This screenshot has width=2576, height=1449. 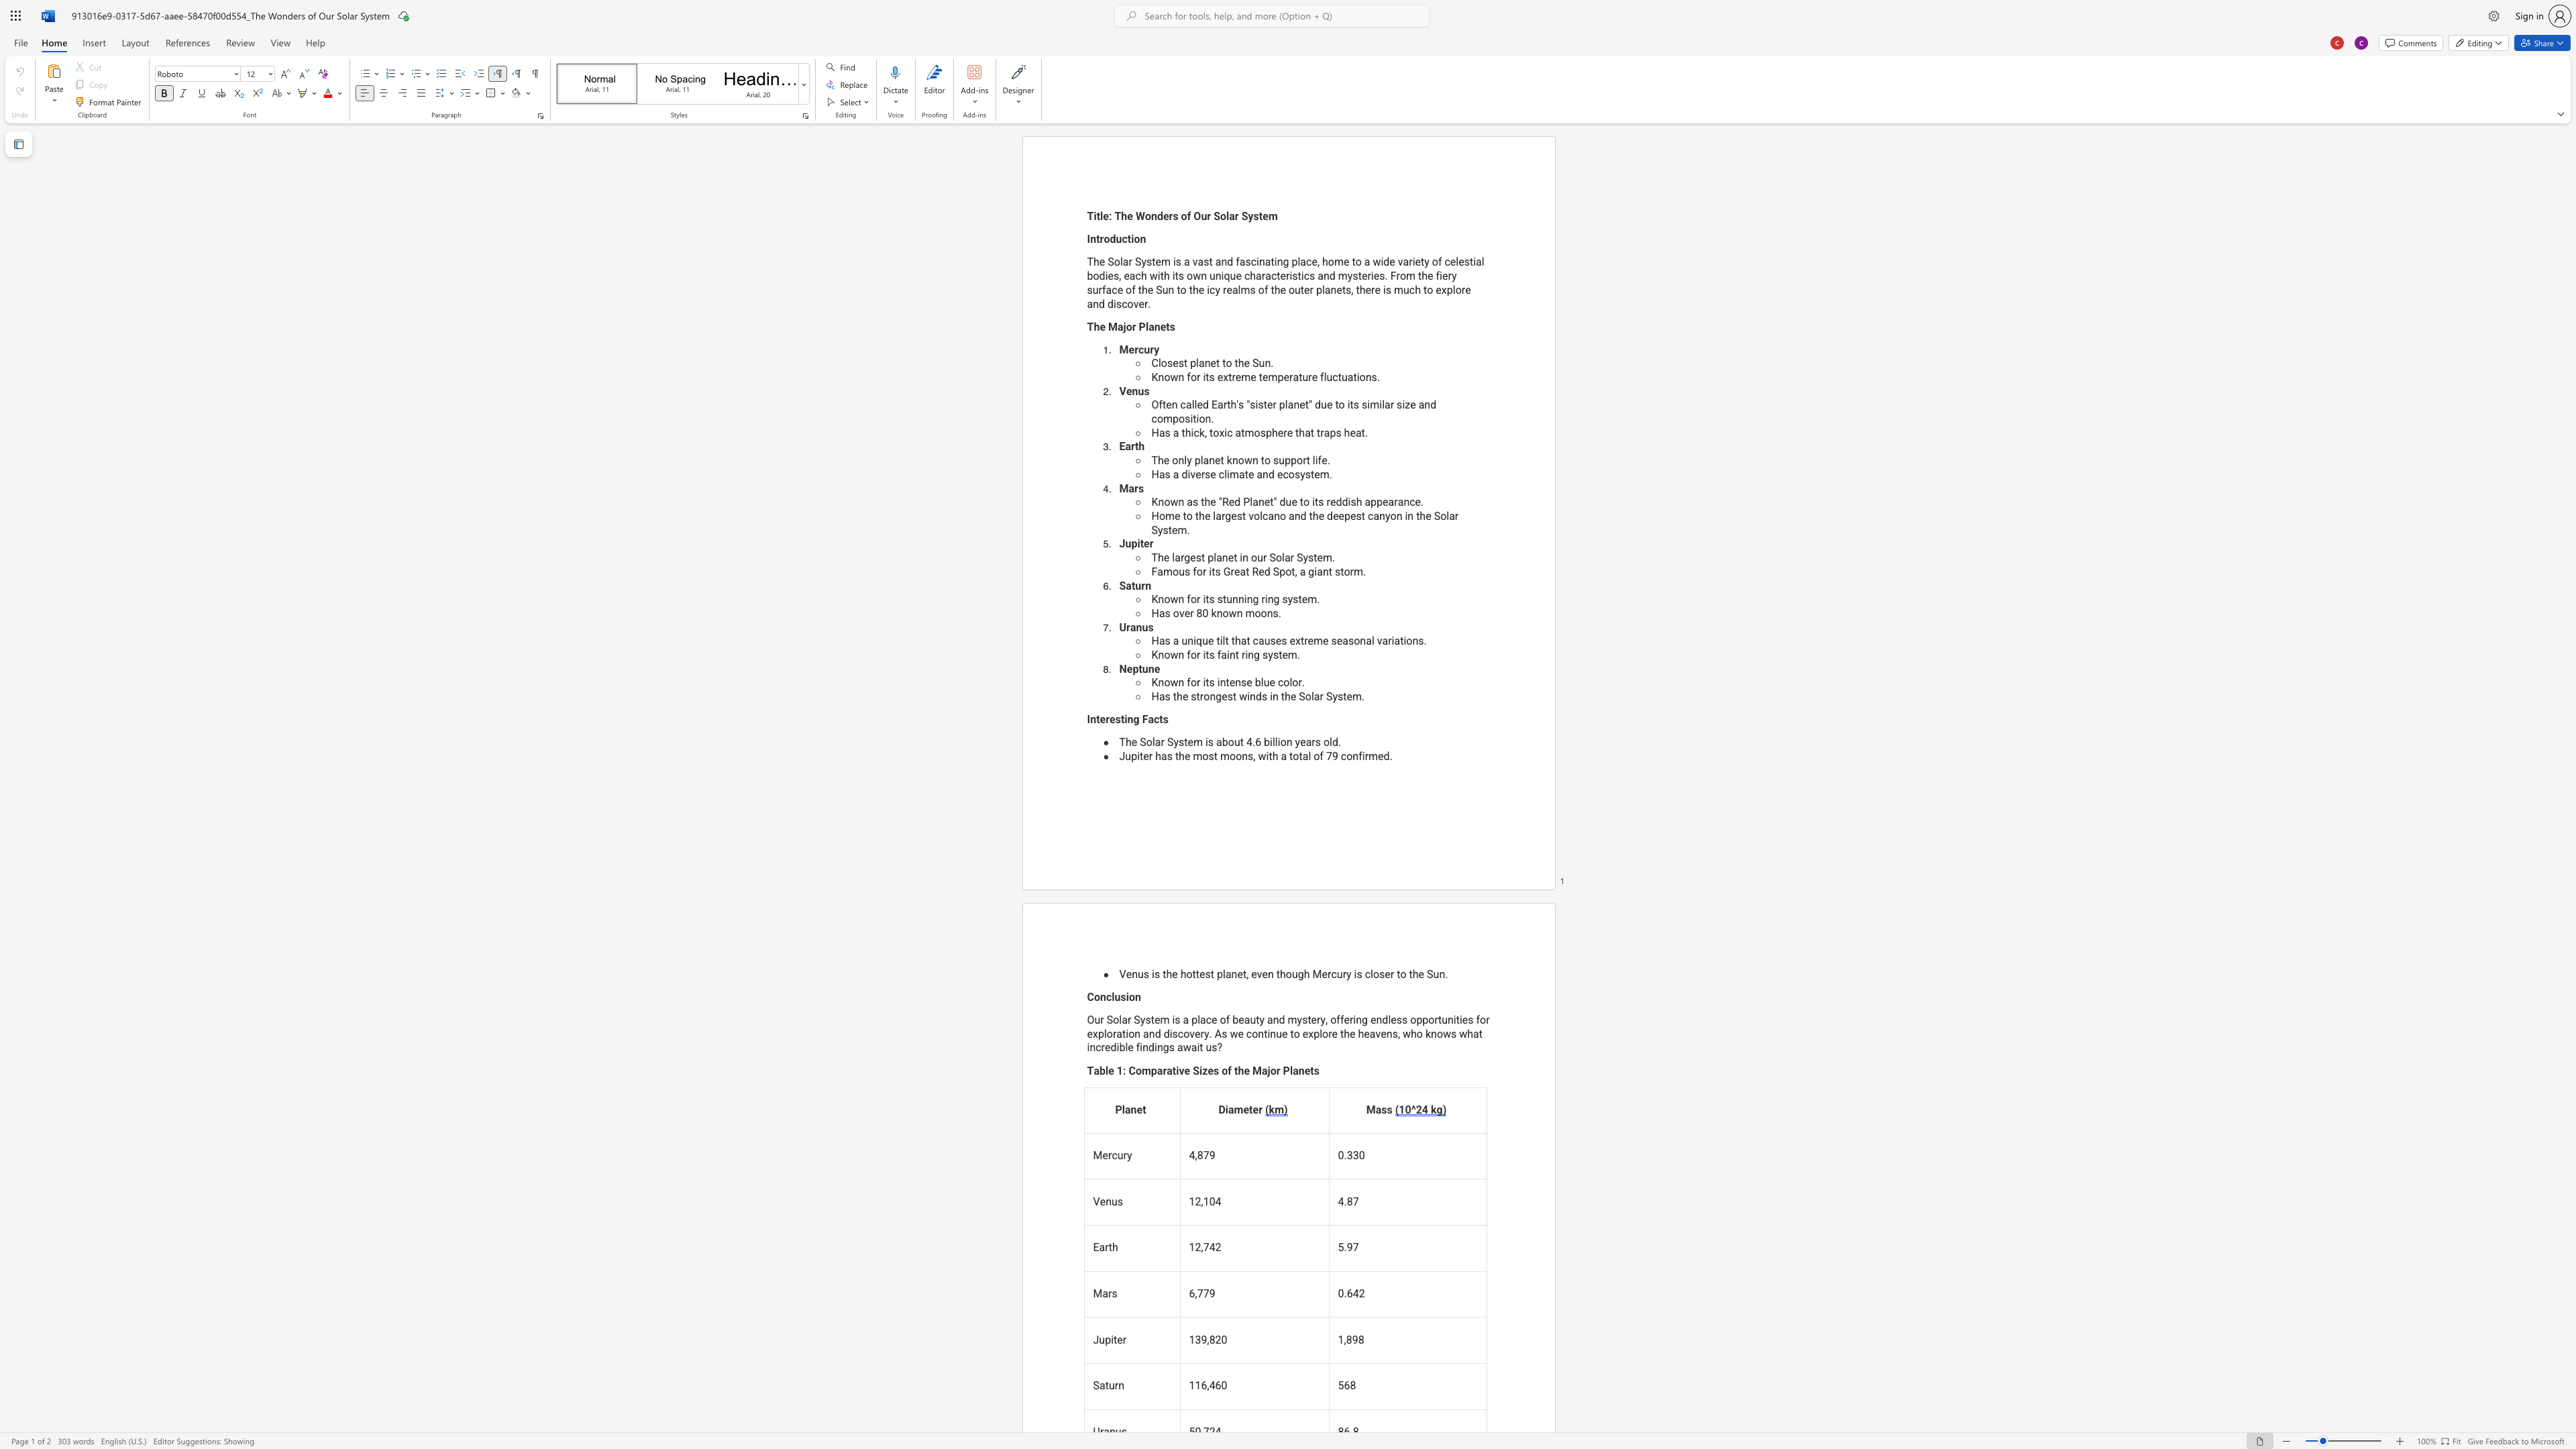 What do you see at coordinates (1254, 405) in the screenshot?
I see `the subset text "ister planet" within the text "Often called Earth"` at bounding box center [1254, 405].